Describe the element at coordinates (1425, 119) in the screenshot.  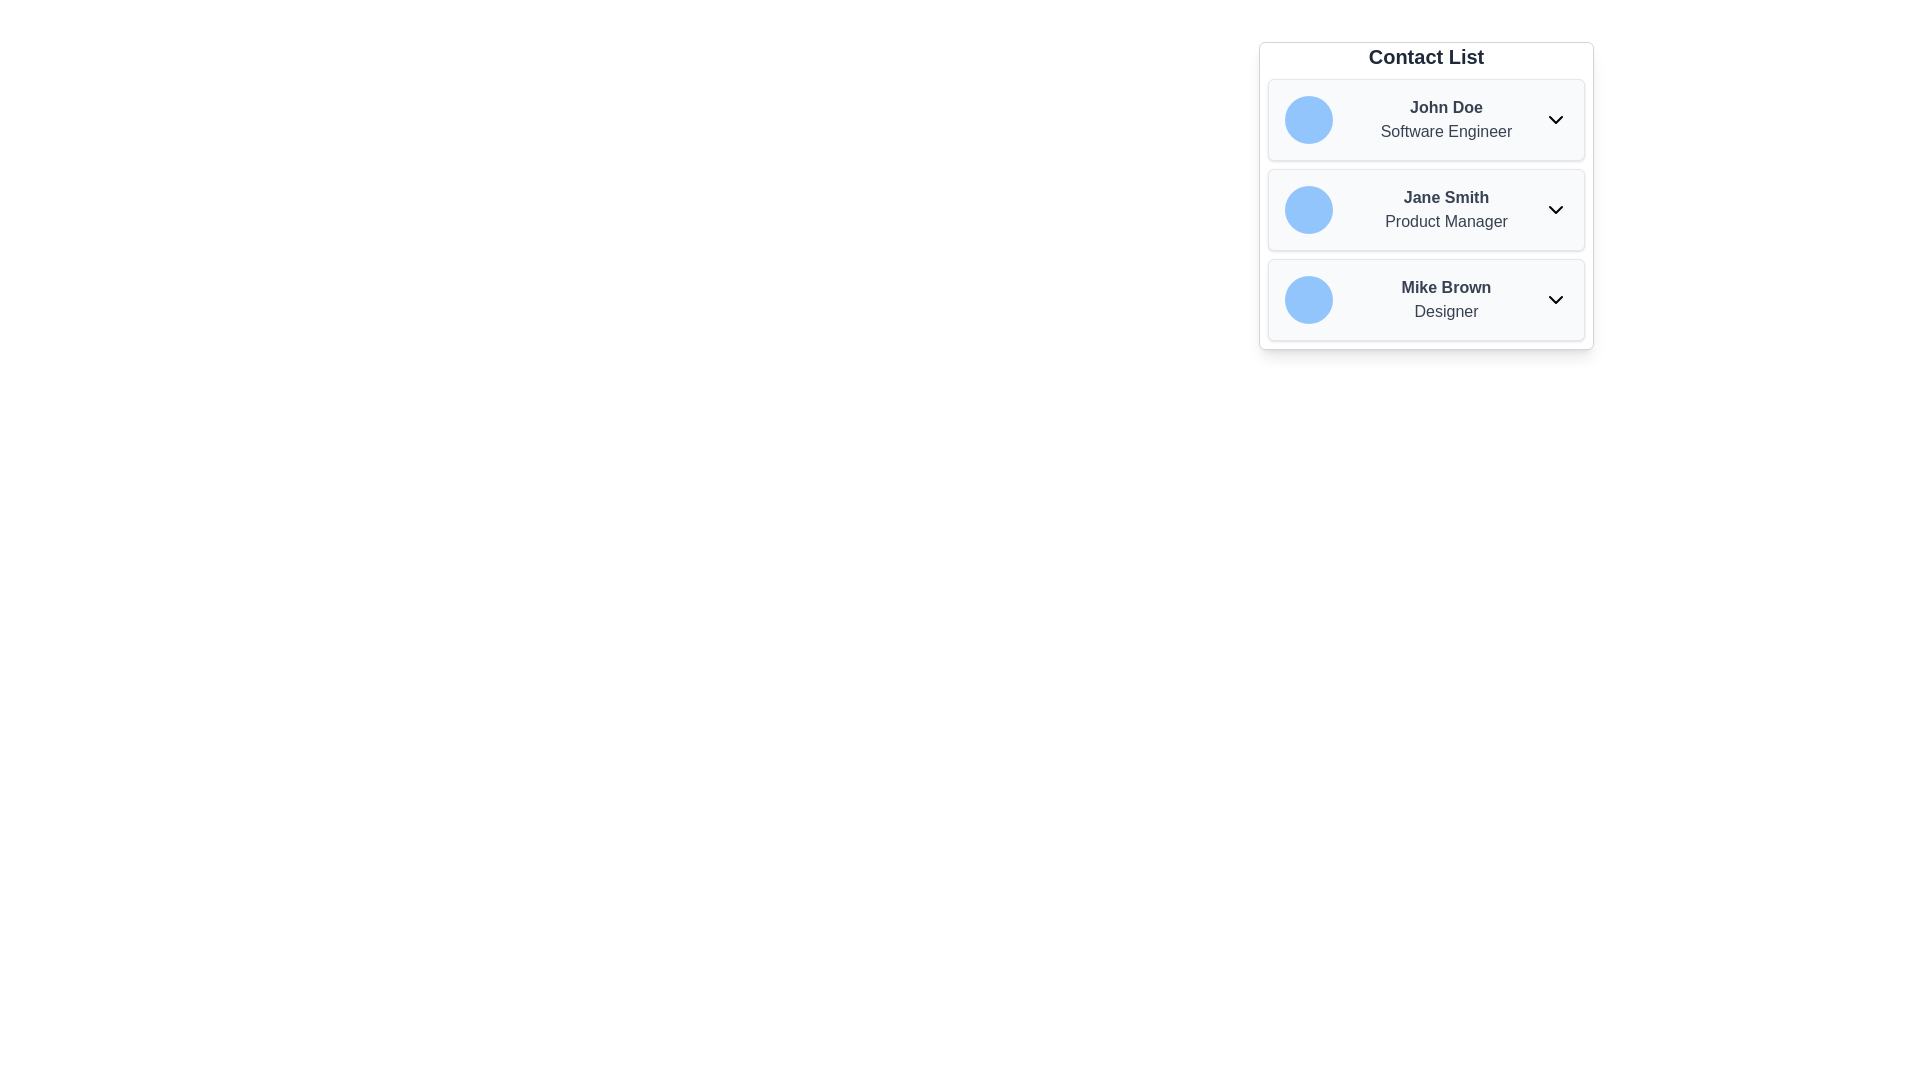
I see `the first contact entry in the contact list` at that location.